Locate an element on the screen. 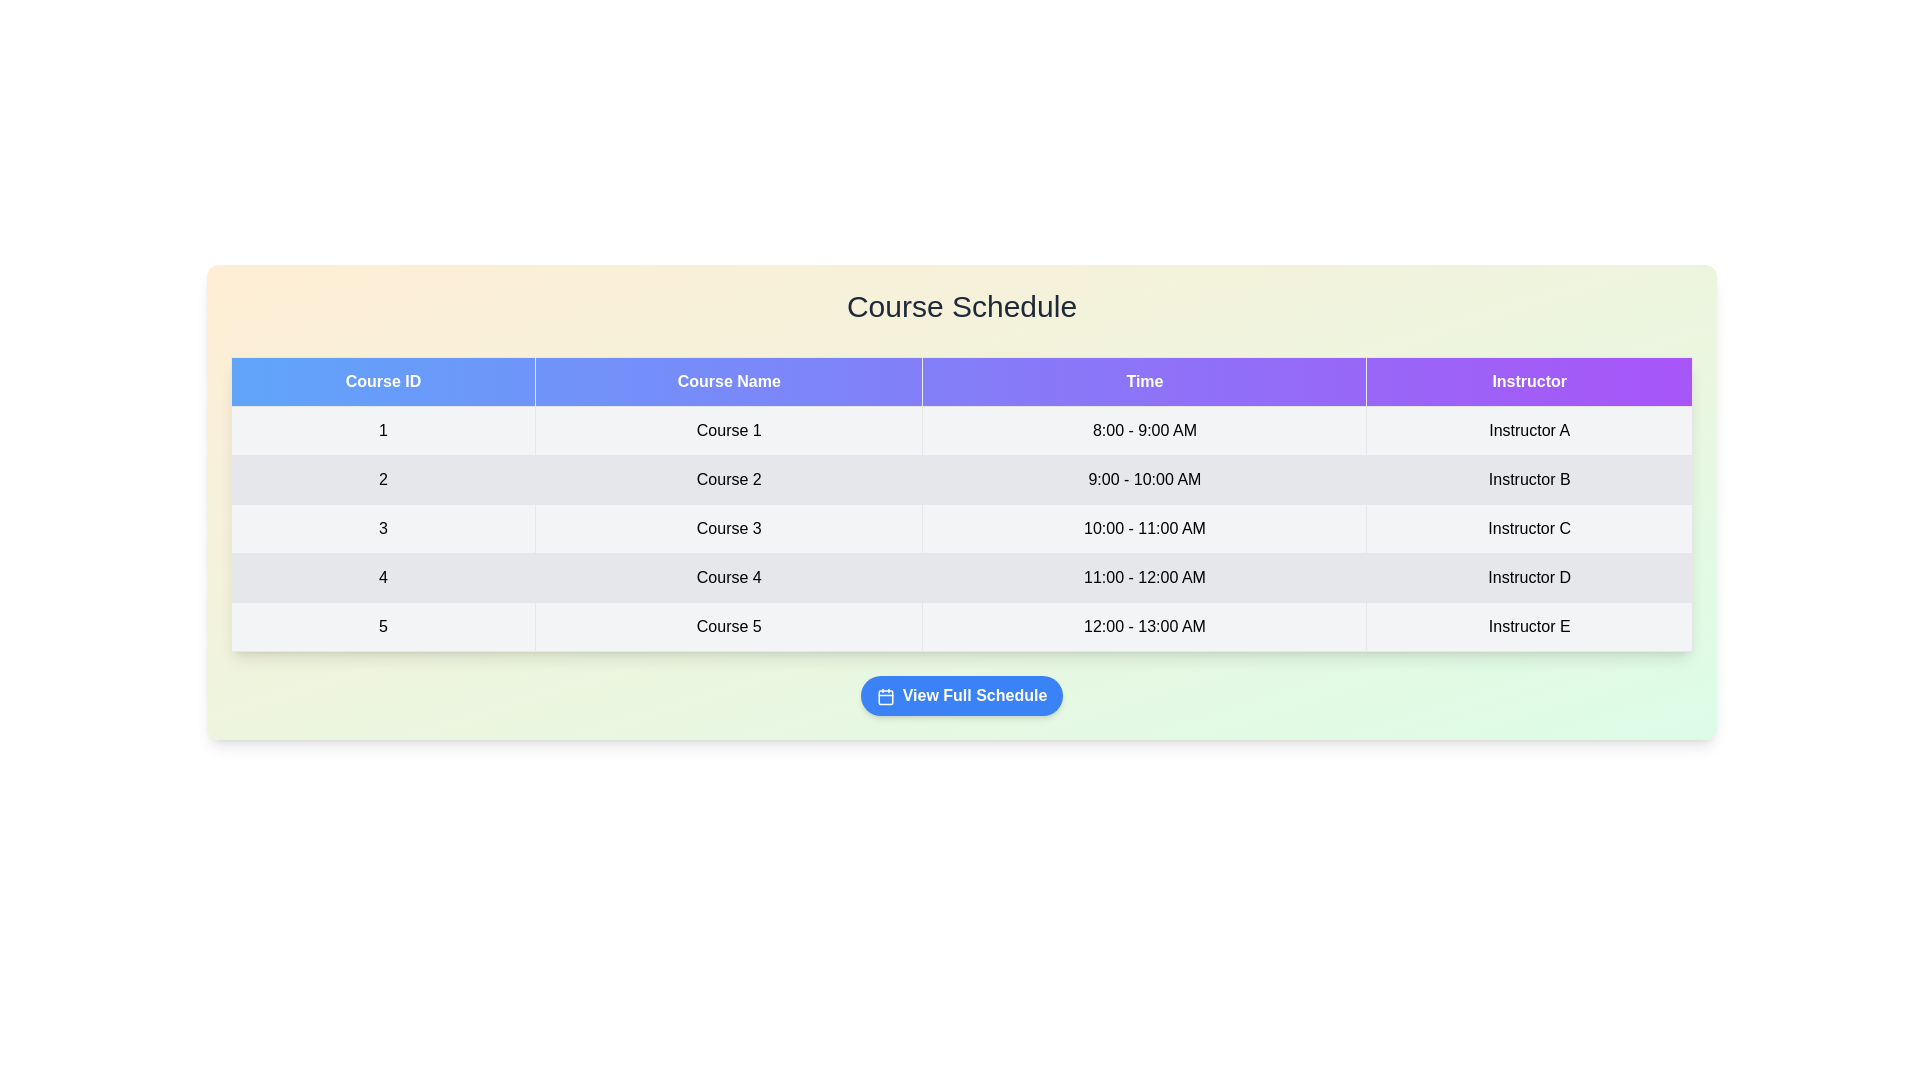 This screenshot has width=1920, height=1080. the row corresponding to 5 is located at coordinates (961, 626).